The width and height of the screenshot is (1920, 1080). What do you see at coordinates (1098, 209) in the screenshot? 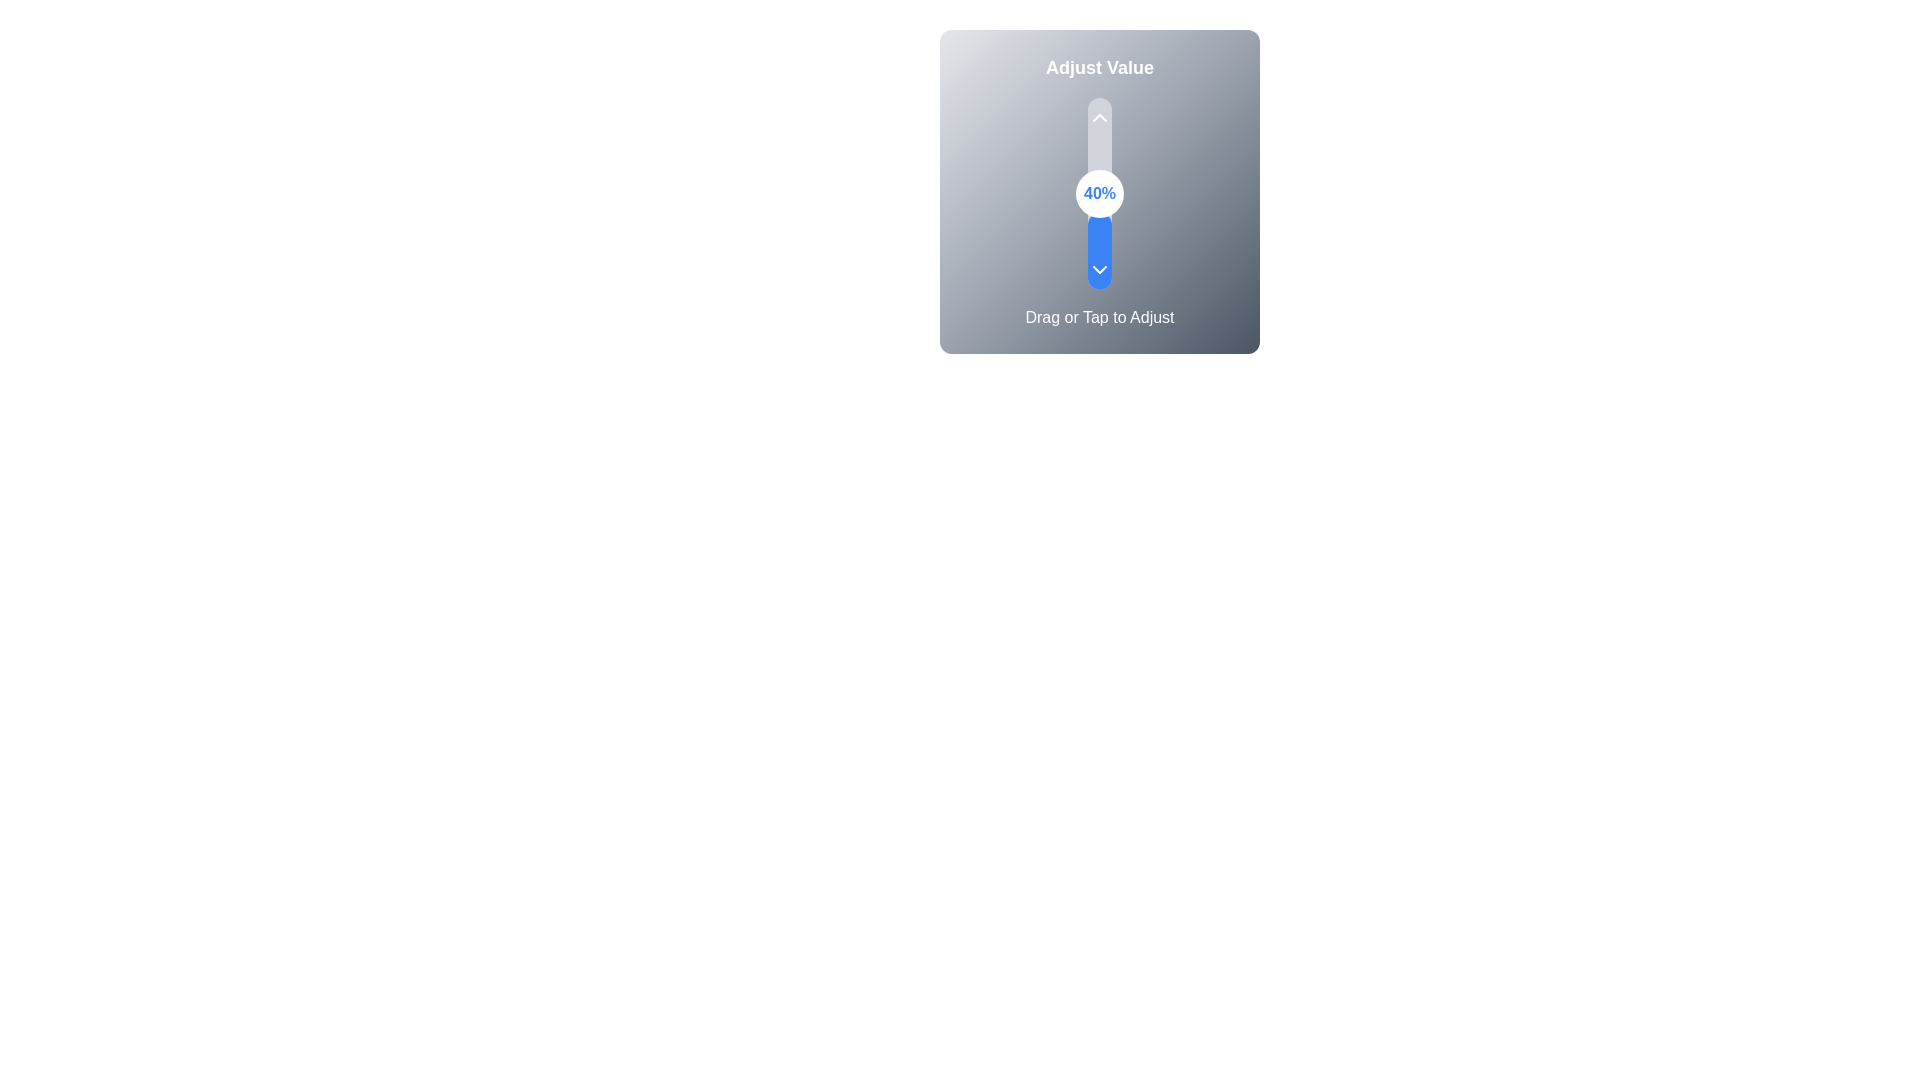
I see `the slider value` at bounding box center [1098, 209].